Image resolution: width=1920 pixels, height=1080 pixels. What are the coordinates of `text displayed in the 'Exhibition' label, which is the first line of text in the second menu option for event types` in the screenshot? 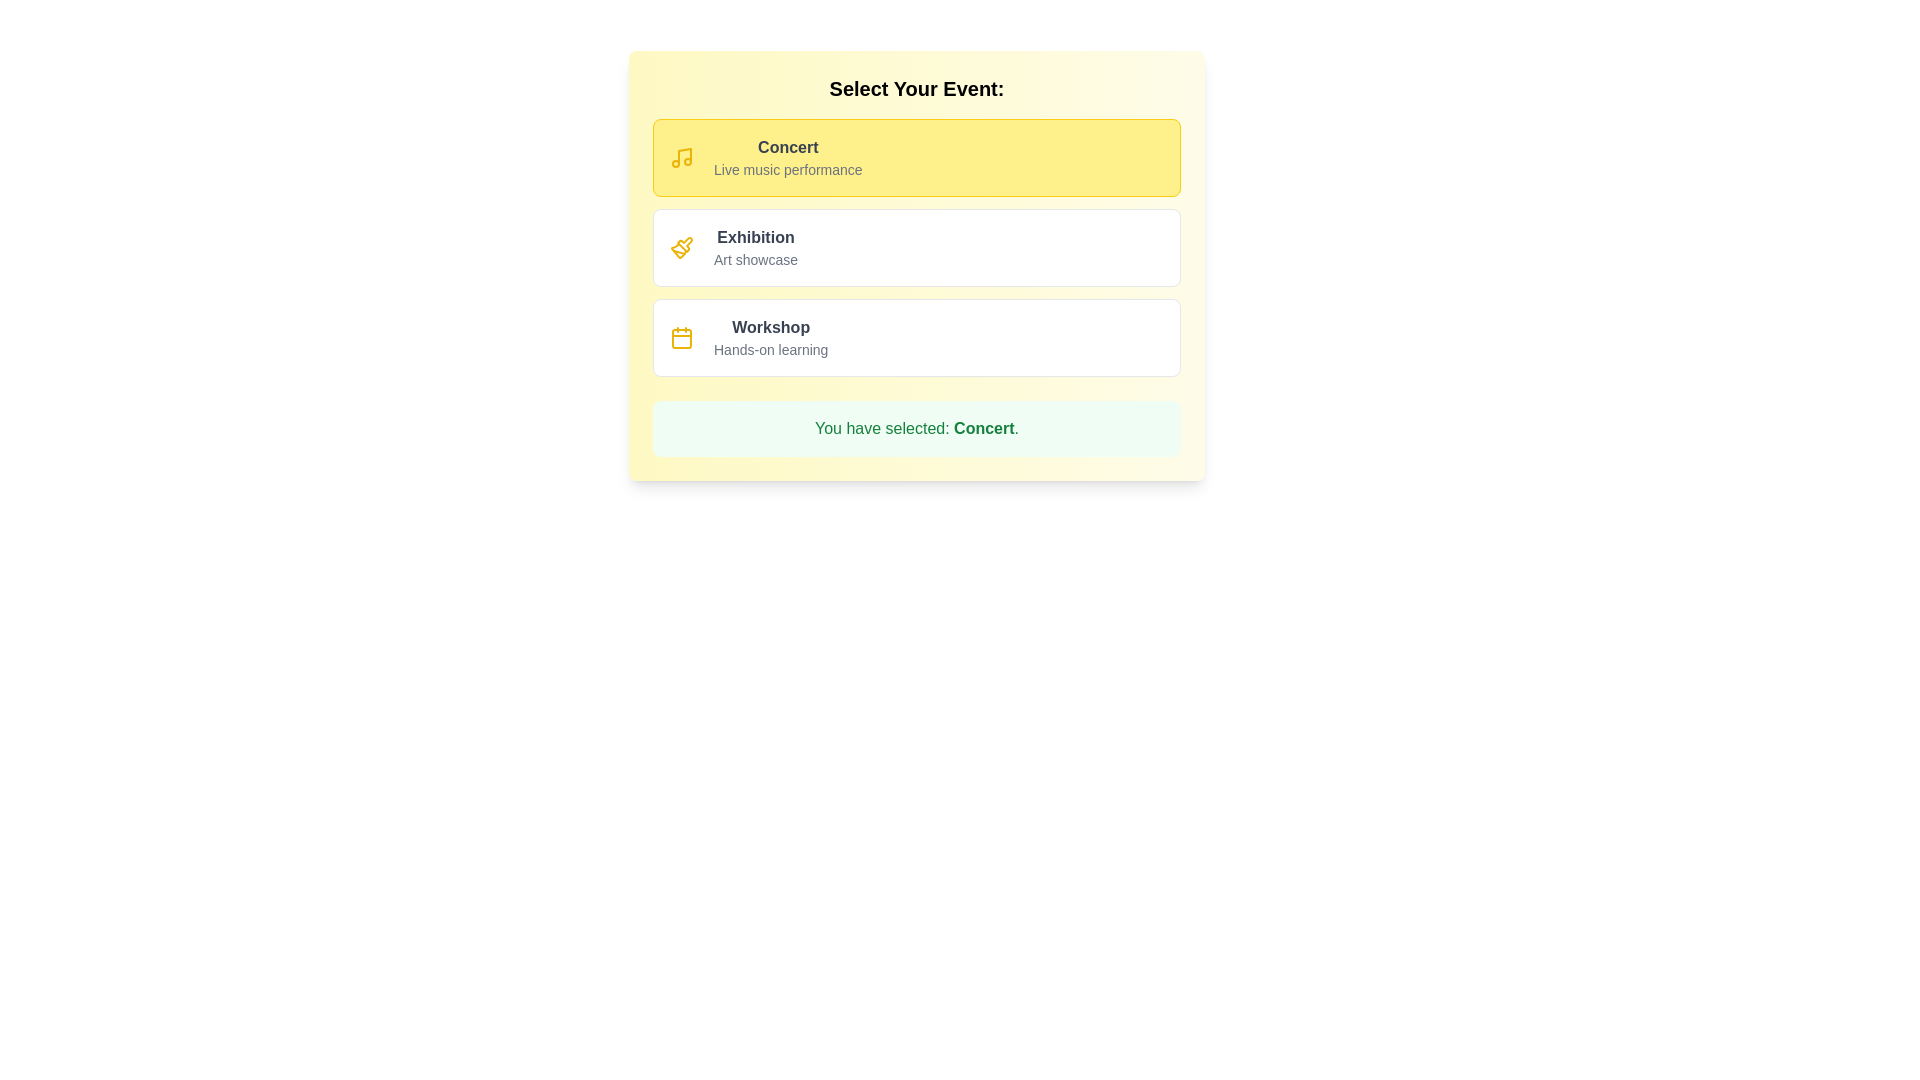 It's located at (755, 237).